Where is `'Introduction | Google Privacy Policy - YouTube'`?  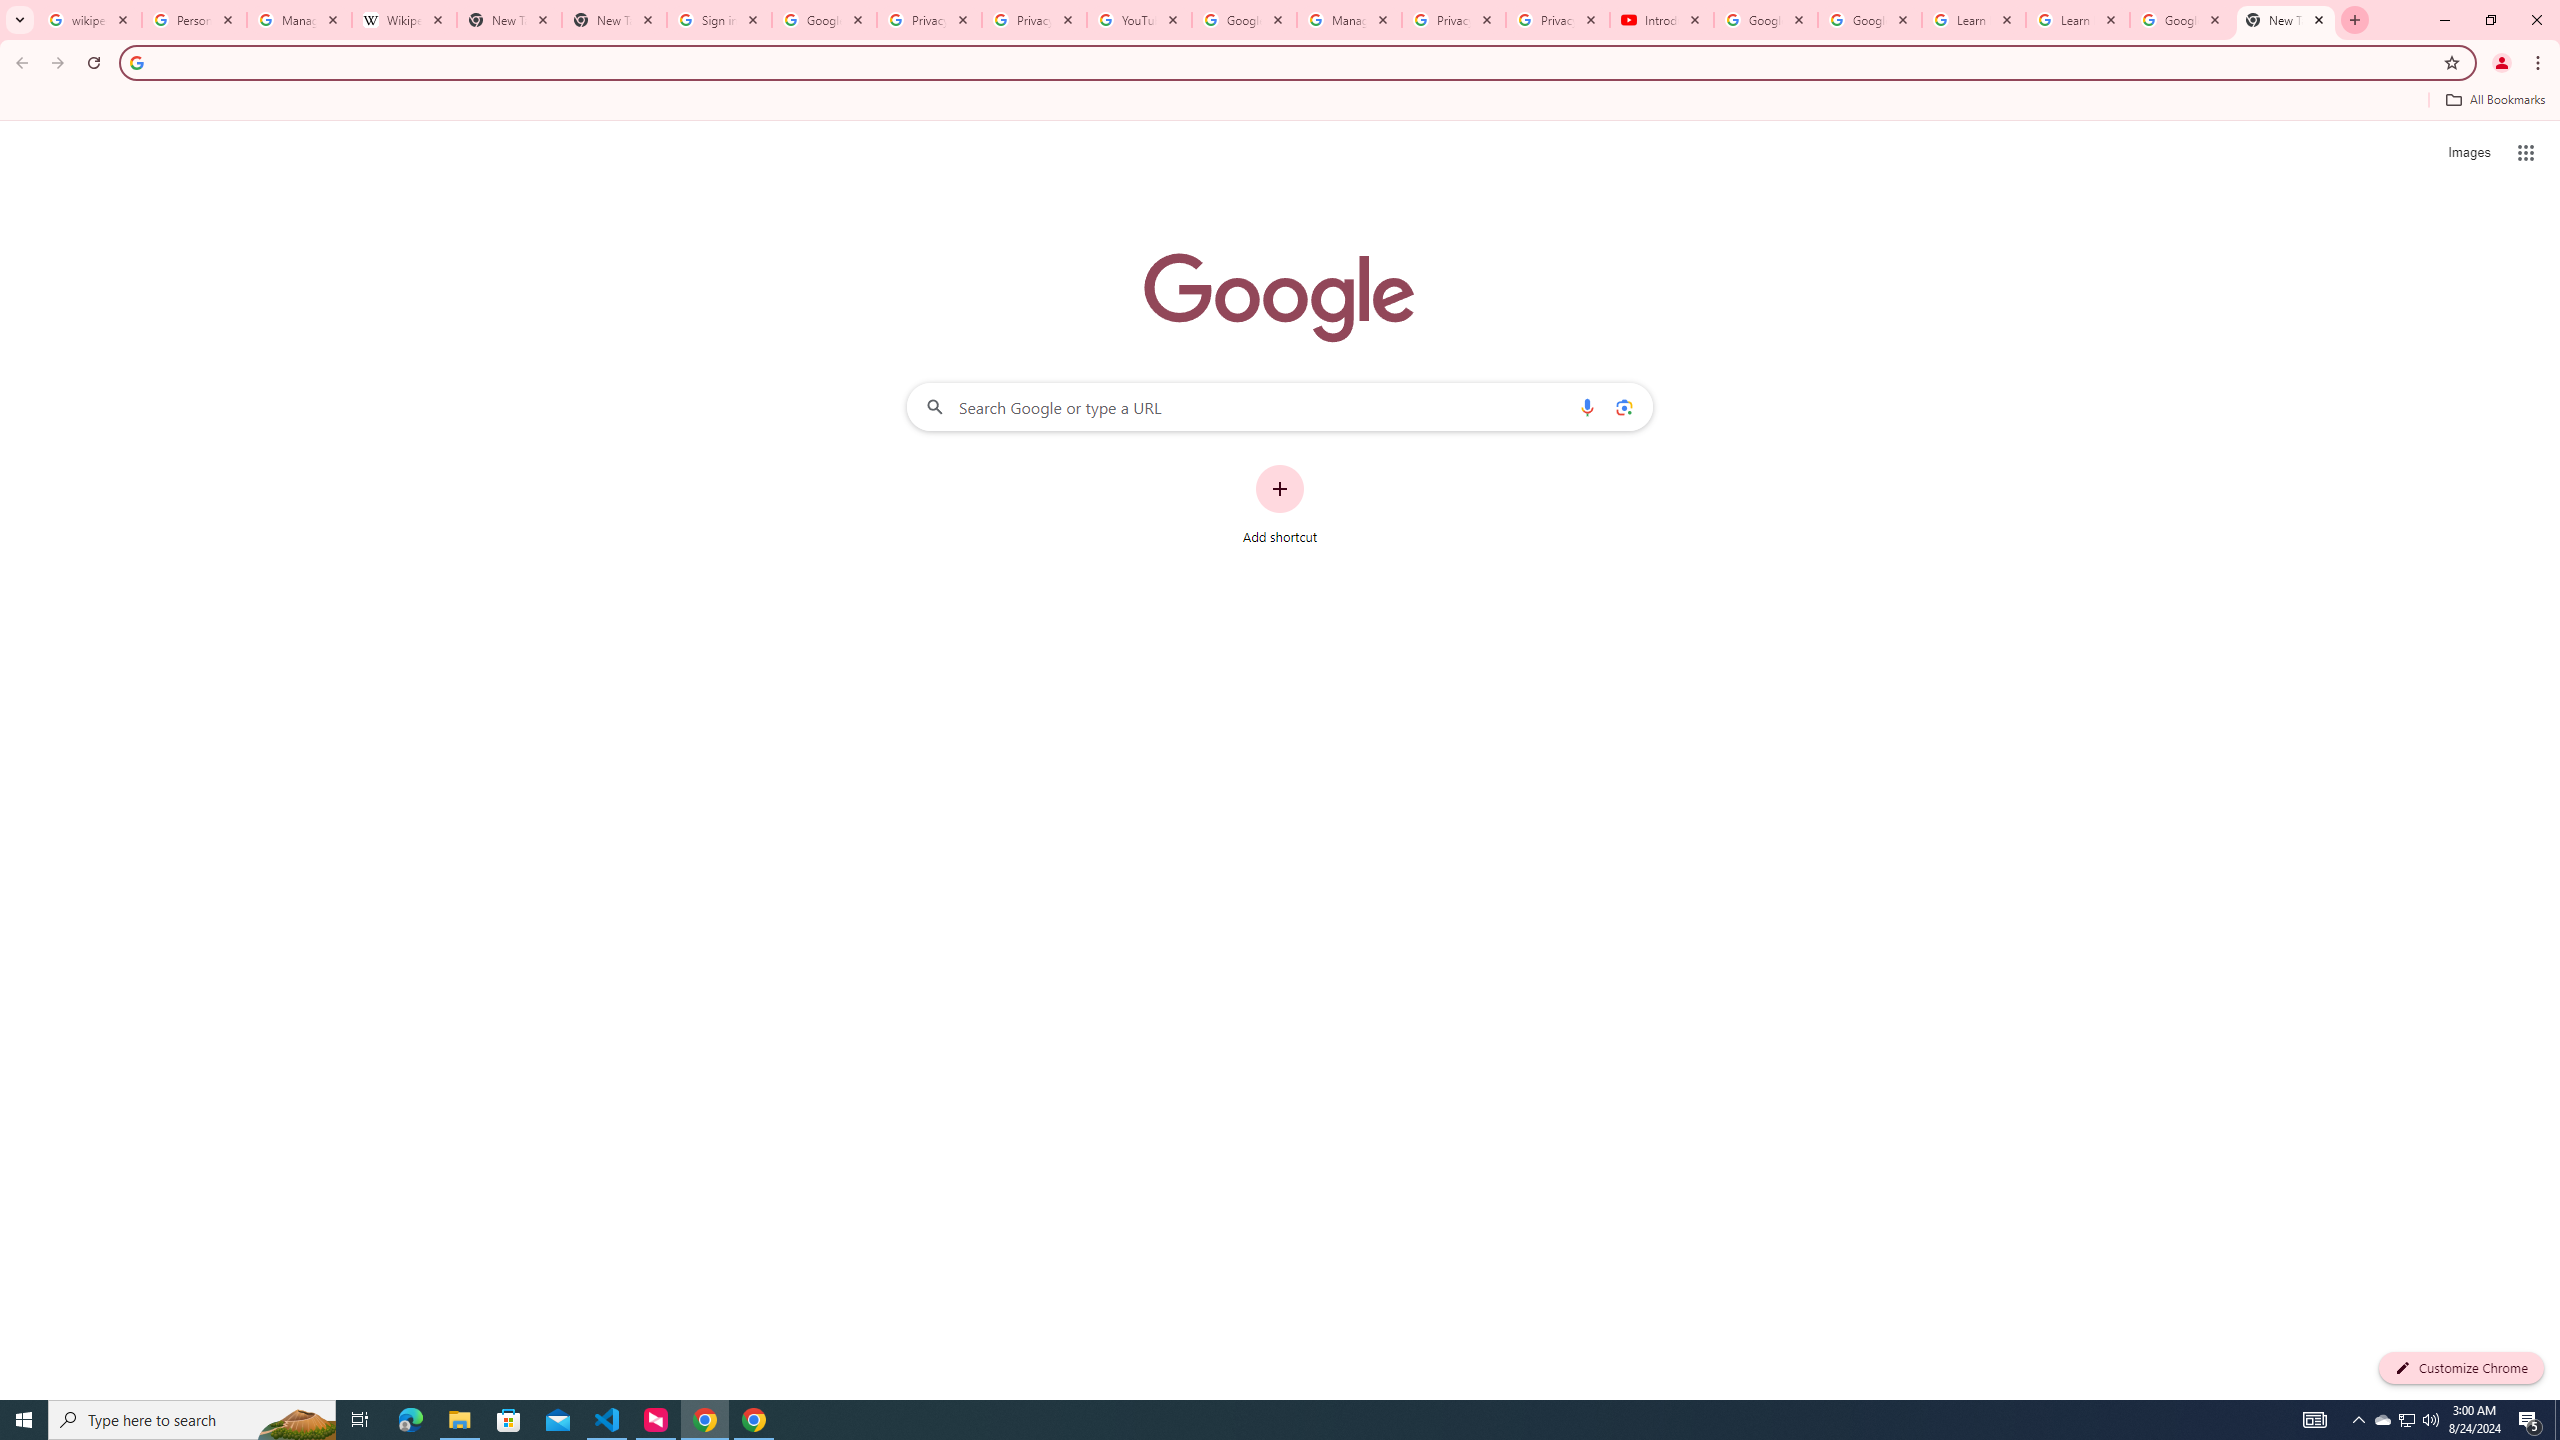 'Introduction | Google Privacy Policy - YouTube' is located at coordinates (1660, 19).